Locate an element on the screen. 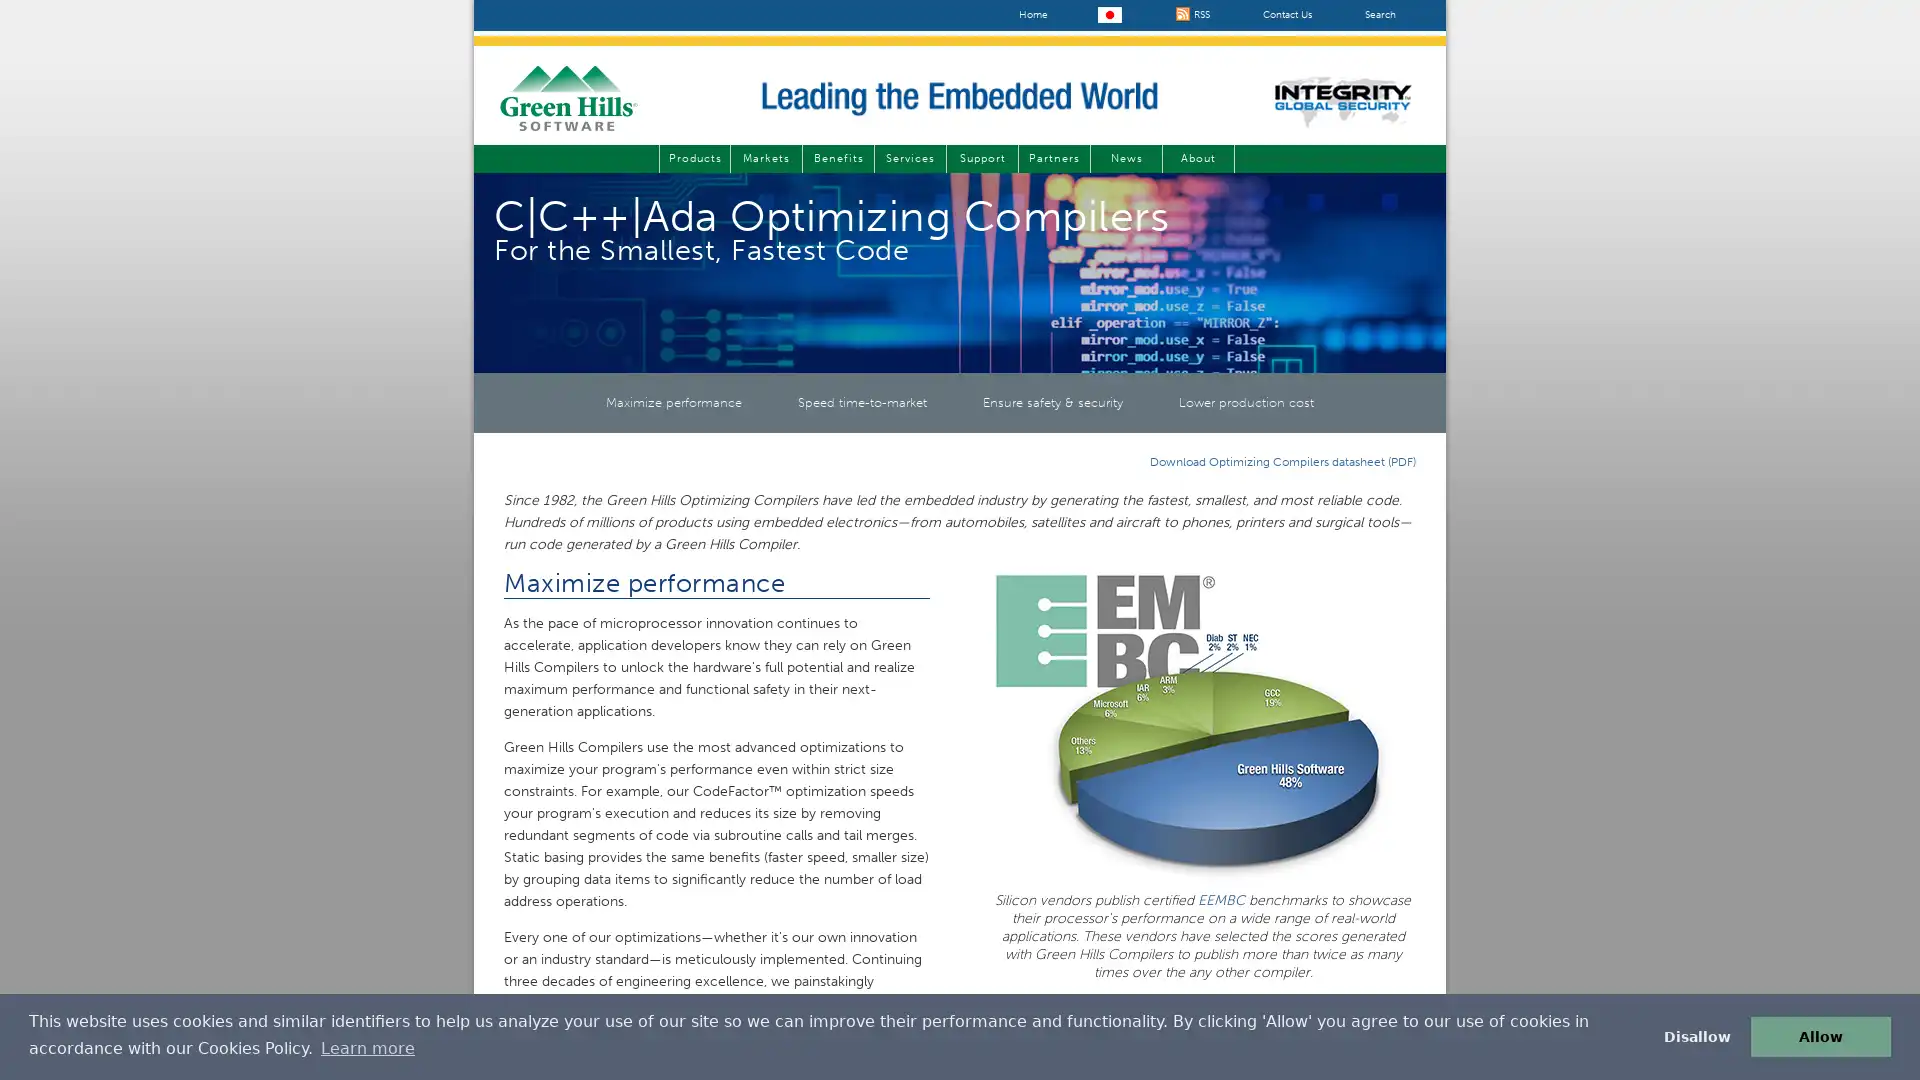 This screenshot has width=1920, height=1080. learn more about cookies is located at coordinates (367, 1047).